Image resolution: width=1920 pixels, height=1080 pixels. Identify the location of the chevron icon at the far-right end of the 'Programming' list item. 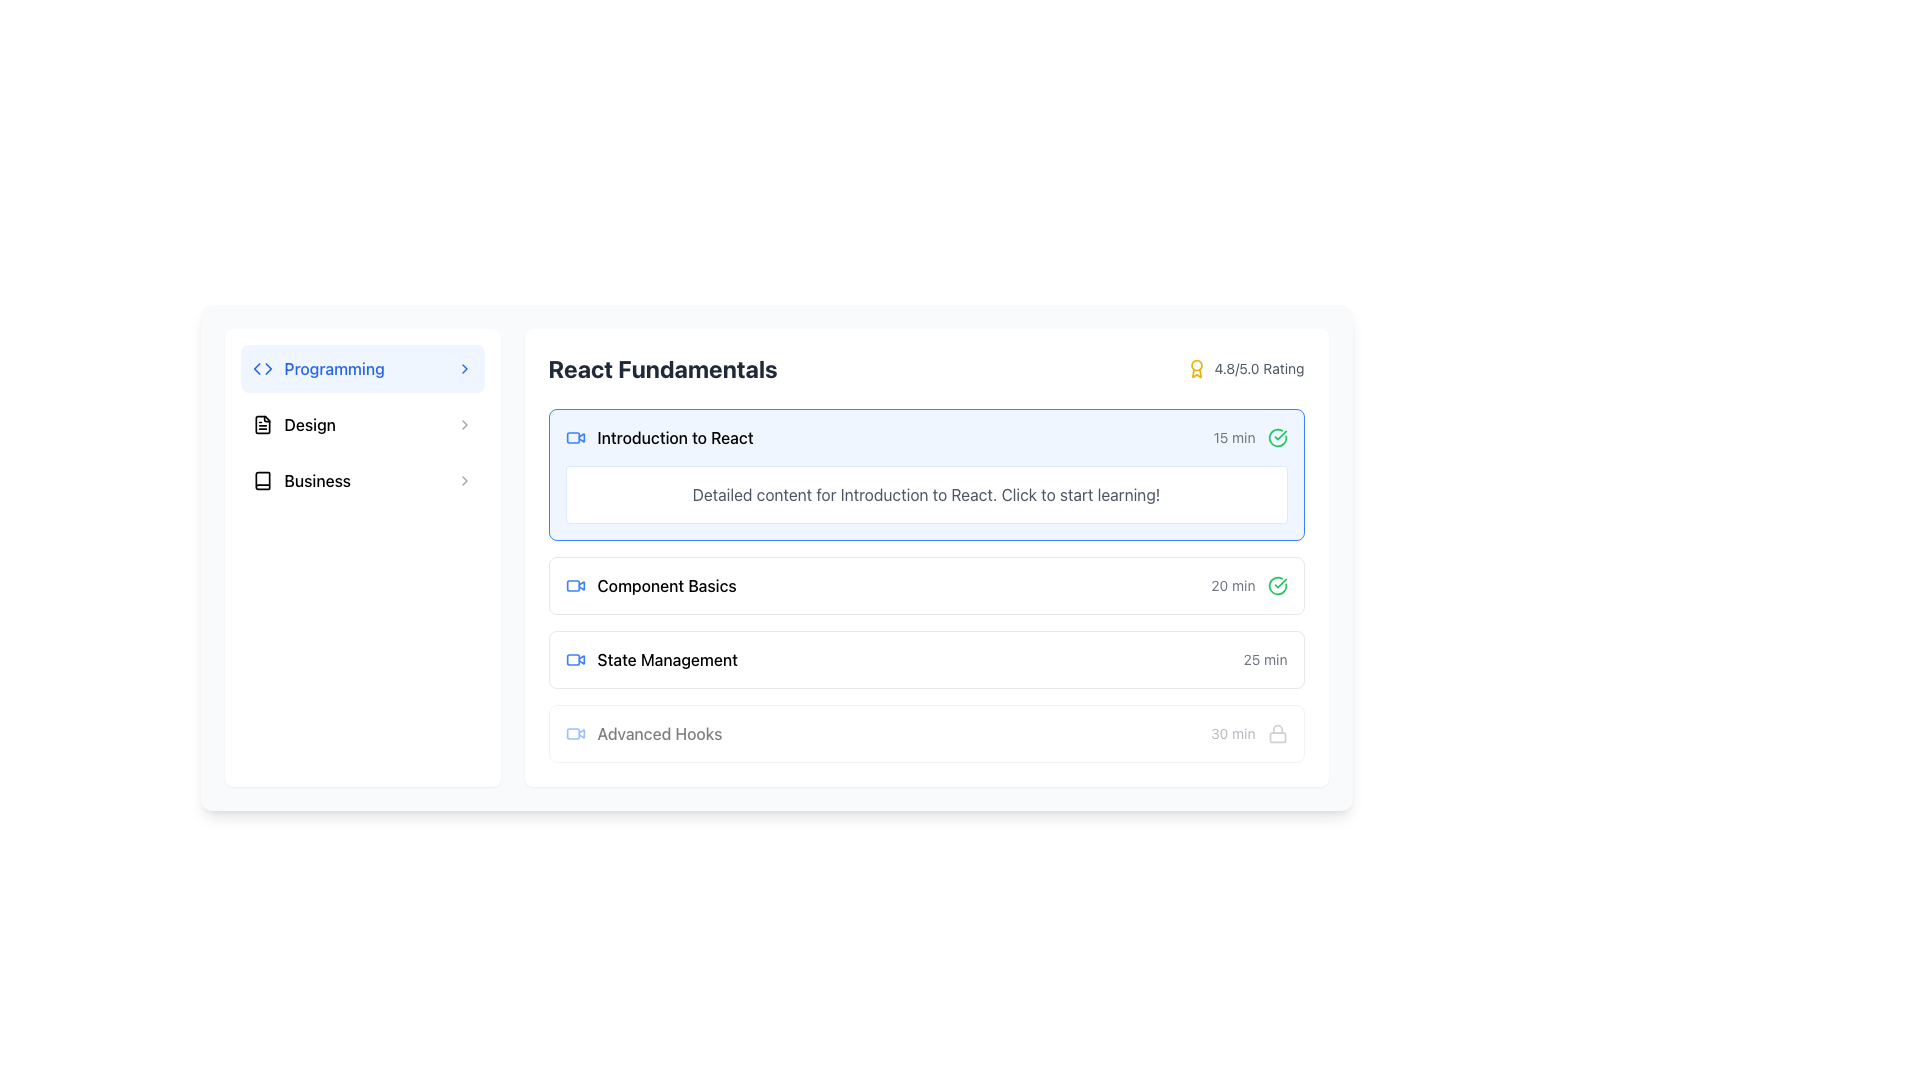
(463, 369).